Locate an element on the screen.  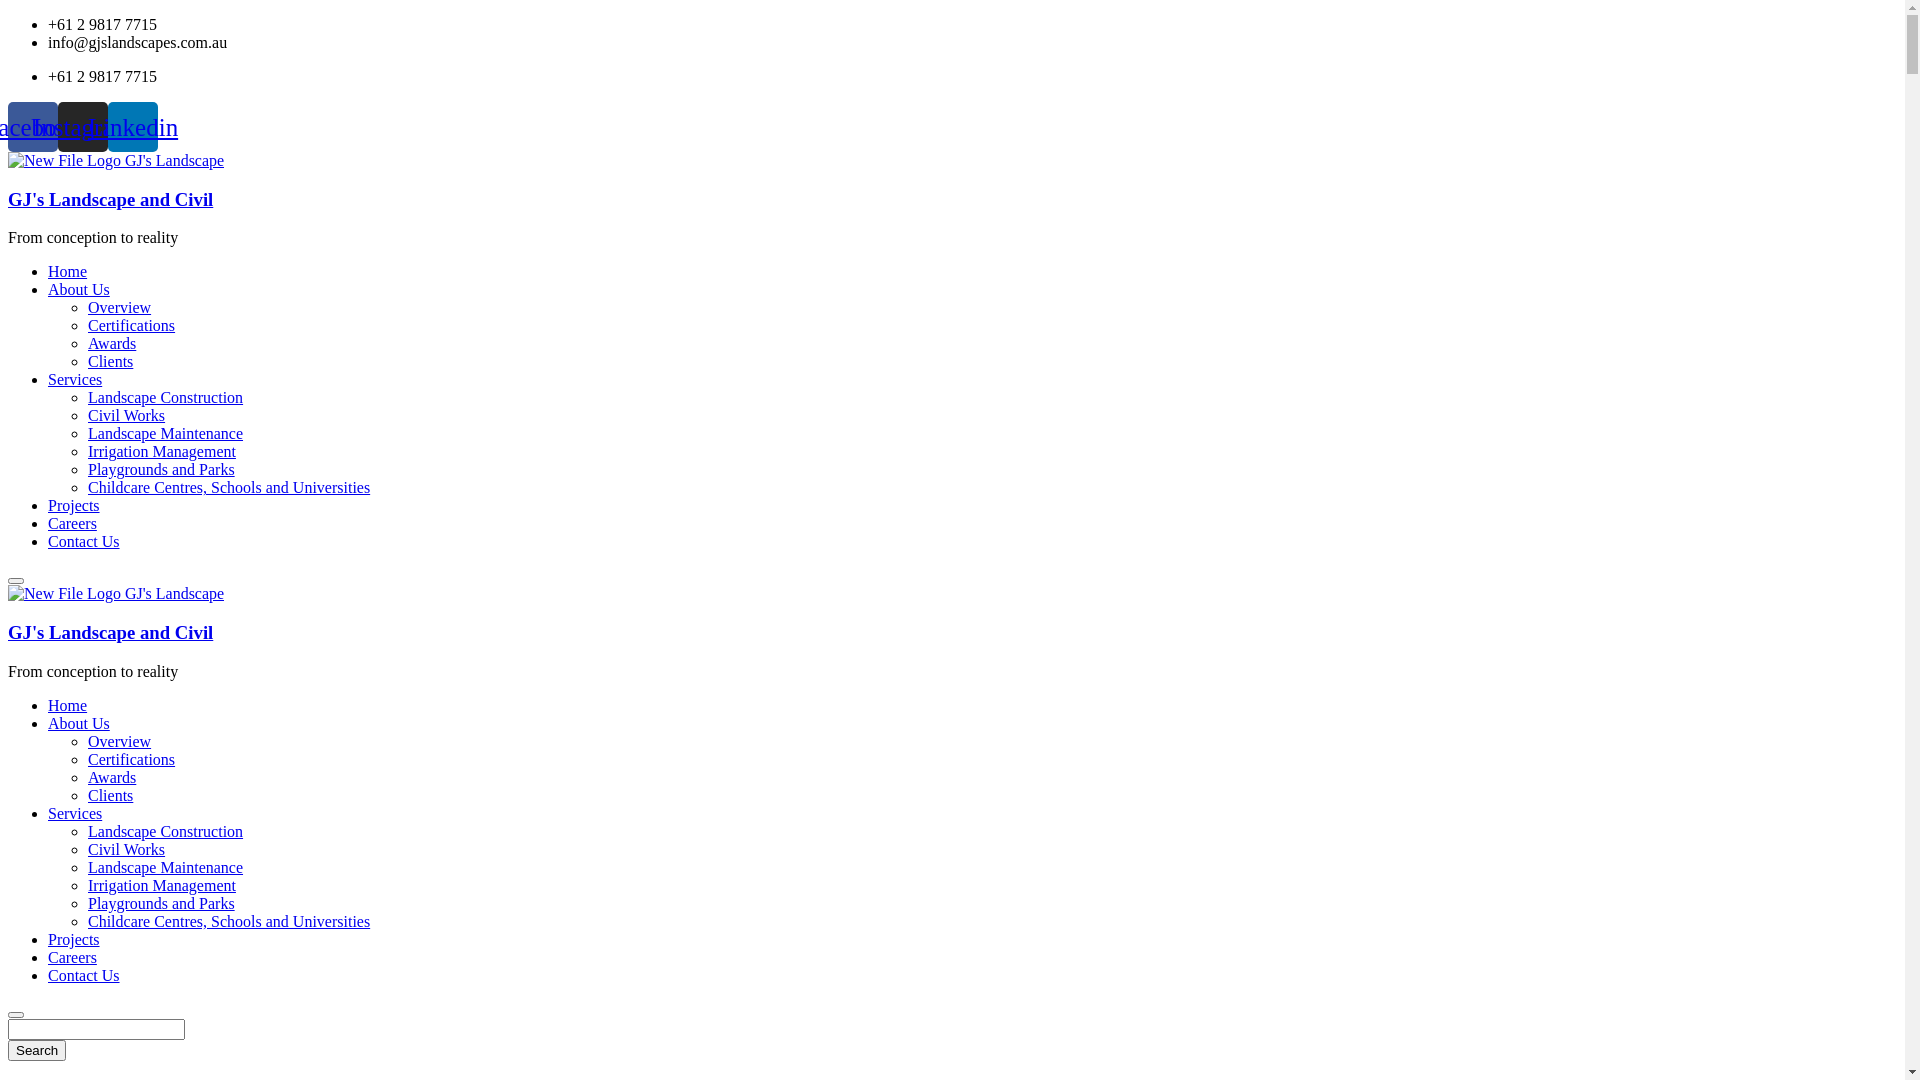
'Instagram' is located at coordinates (81, 127).